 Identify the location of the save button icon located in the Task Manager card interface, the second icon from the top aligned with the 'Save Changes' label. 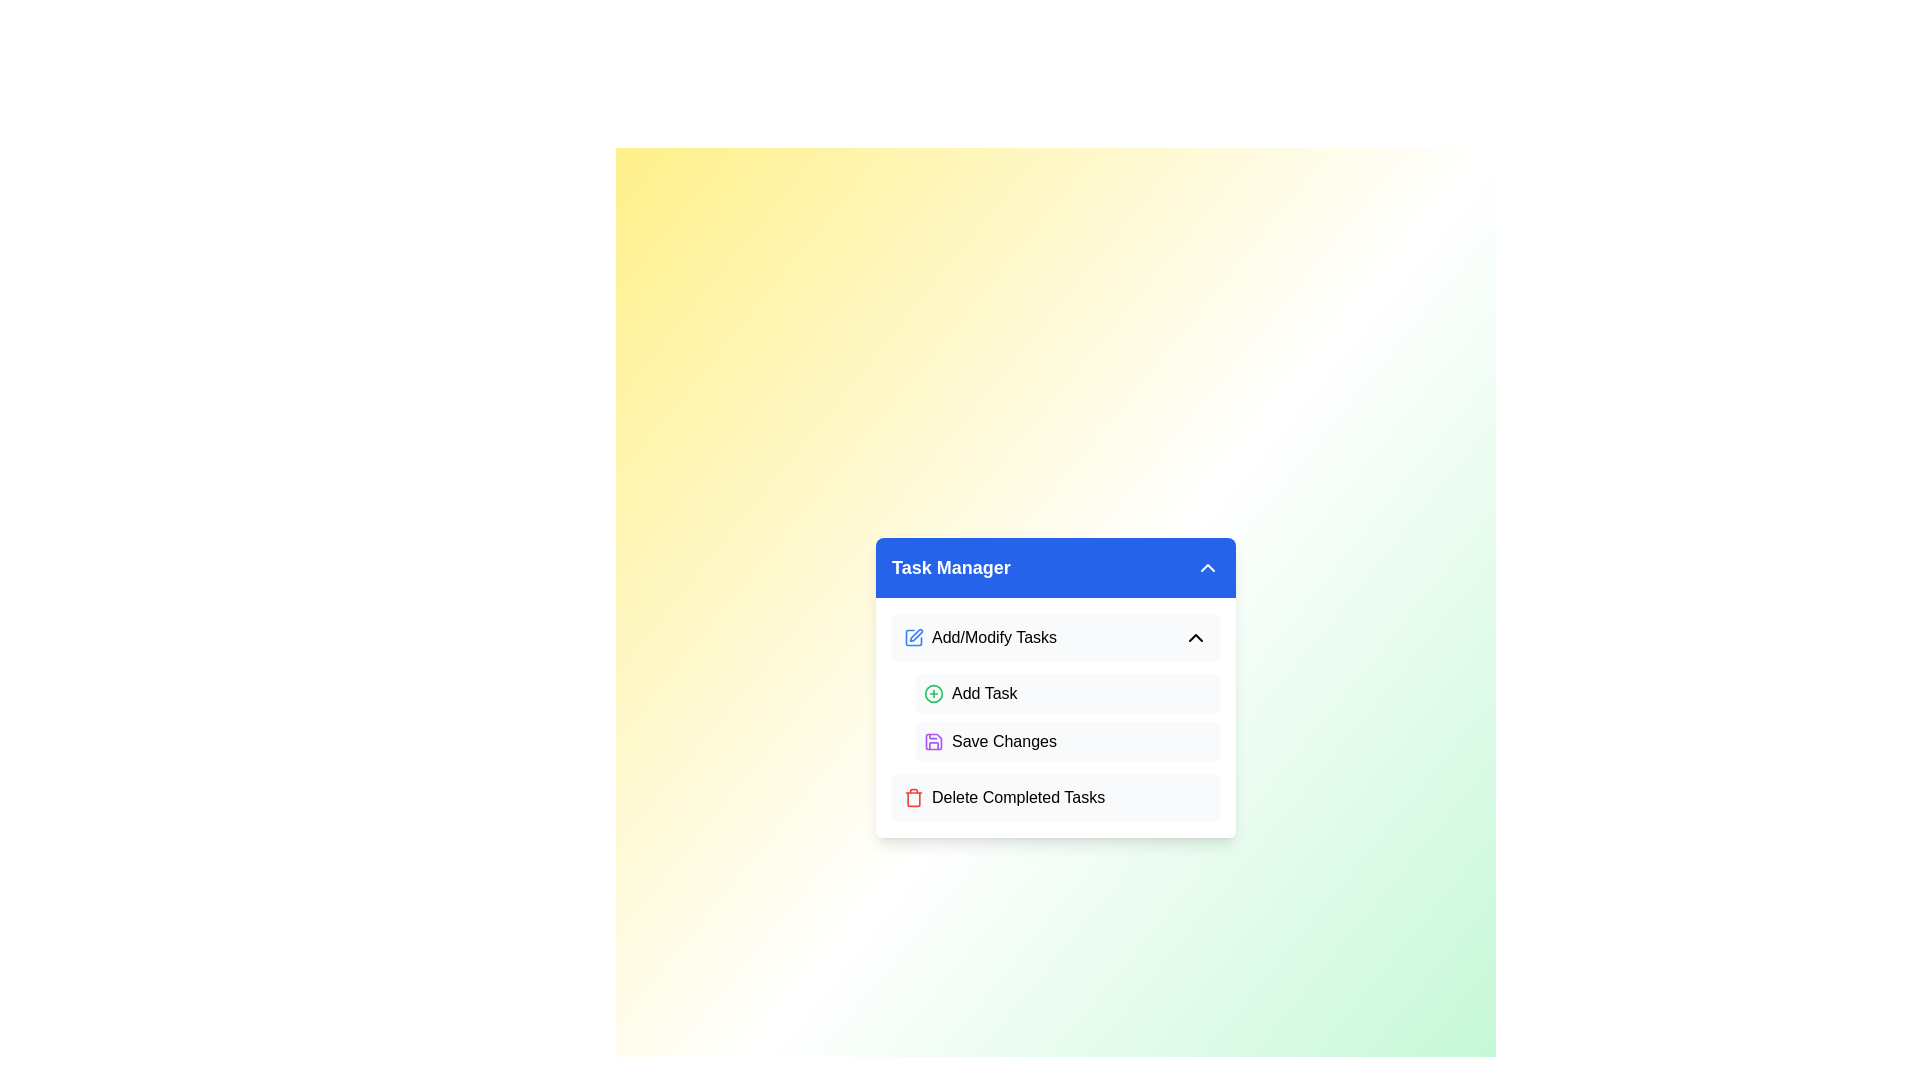
(933, 741).